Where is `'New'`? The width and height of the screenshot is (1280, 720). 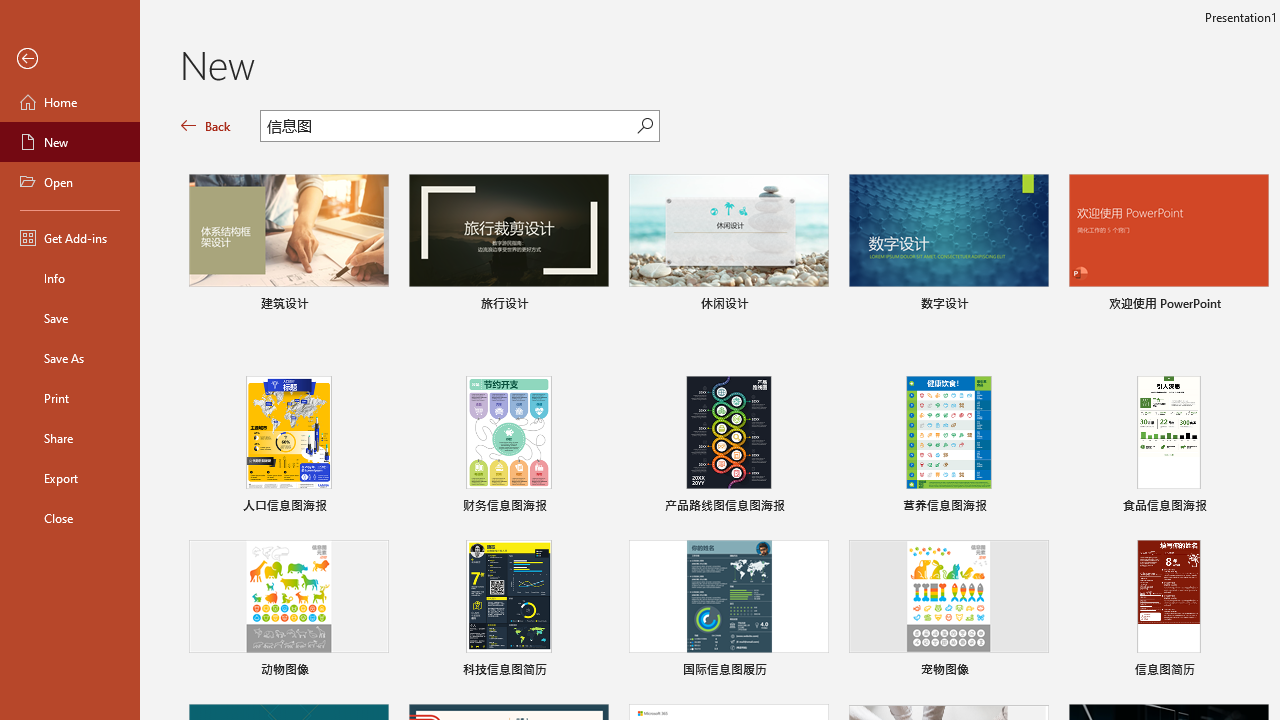
'New' is located at coordinates (69, 140).